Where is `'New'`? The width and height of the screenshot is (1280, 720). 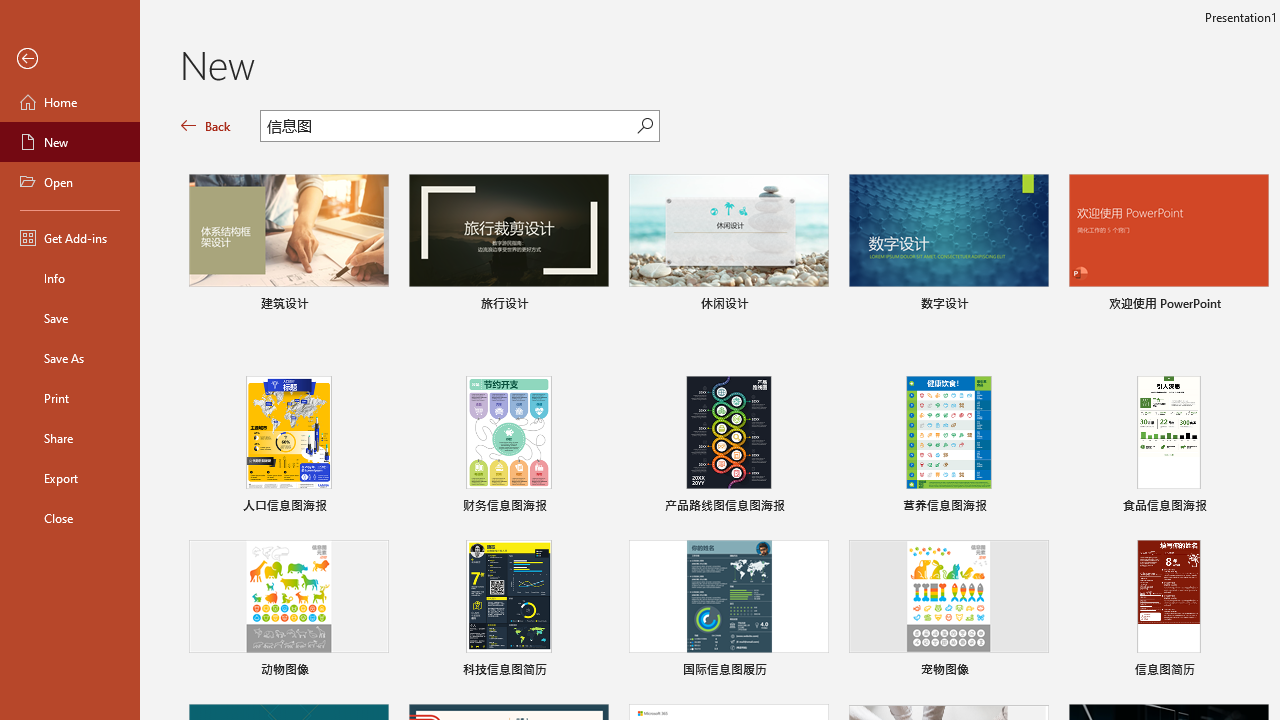
'New' is located at coordinates (69, 140).